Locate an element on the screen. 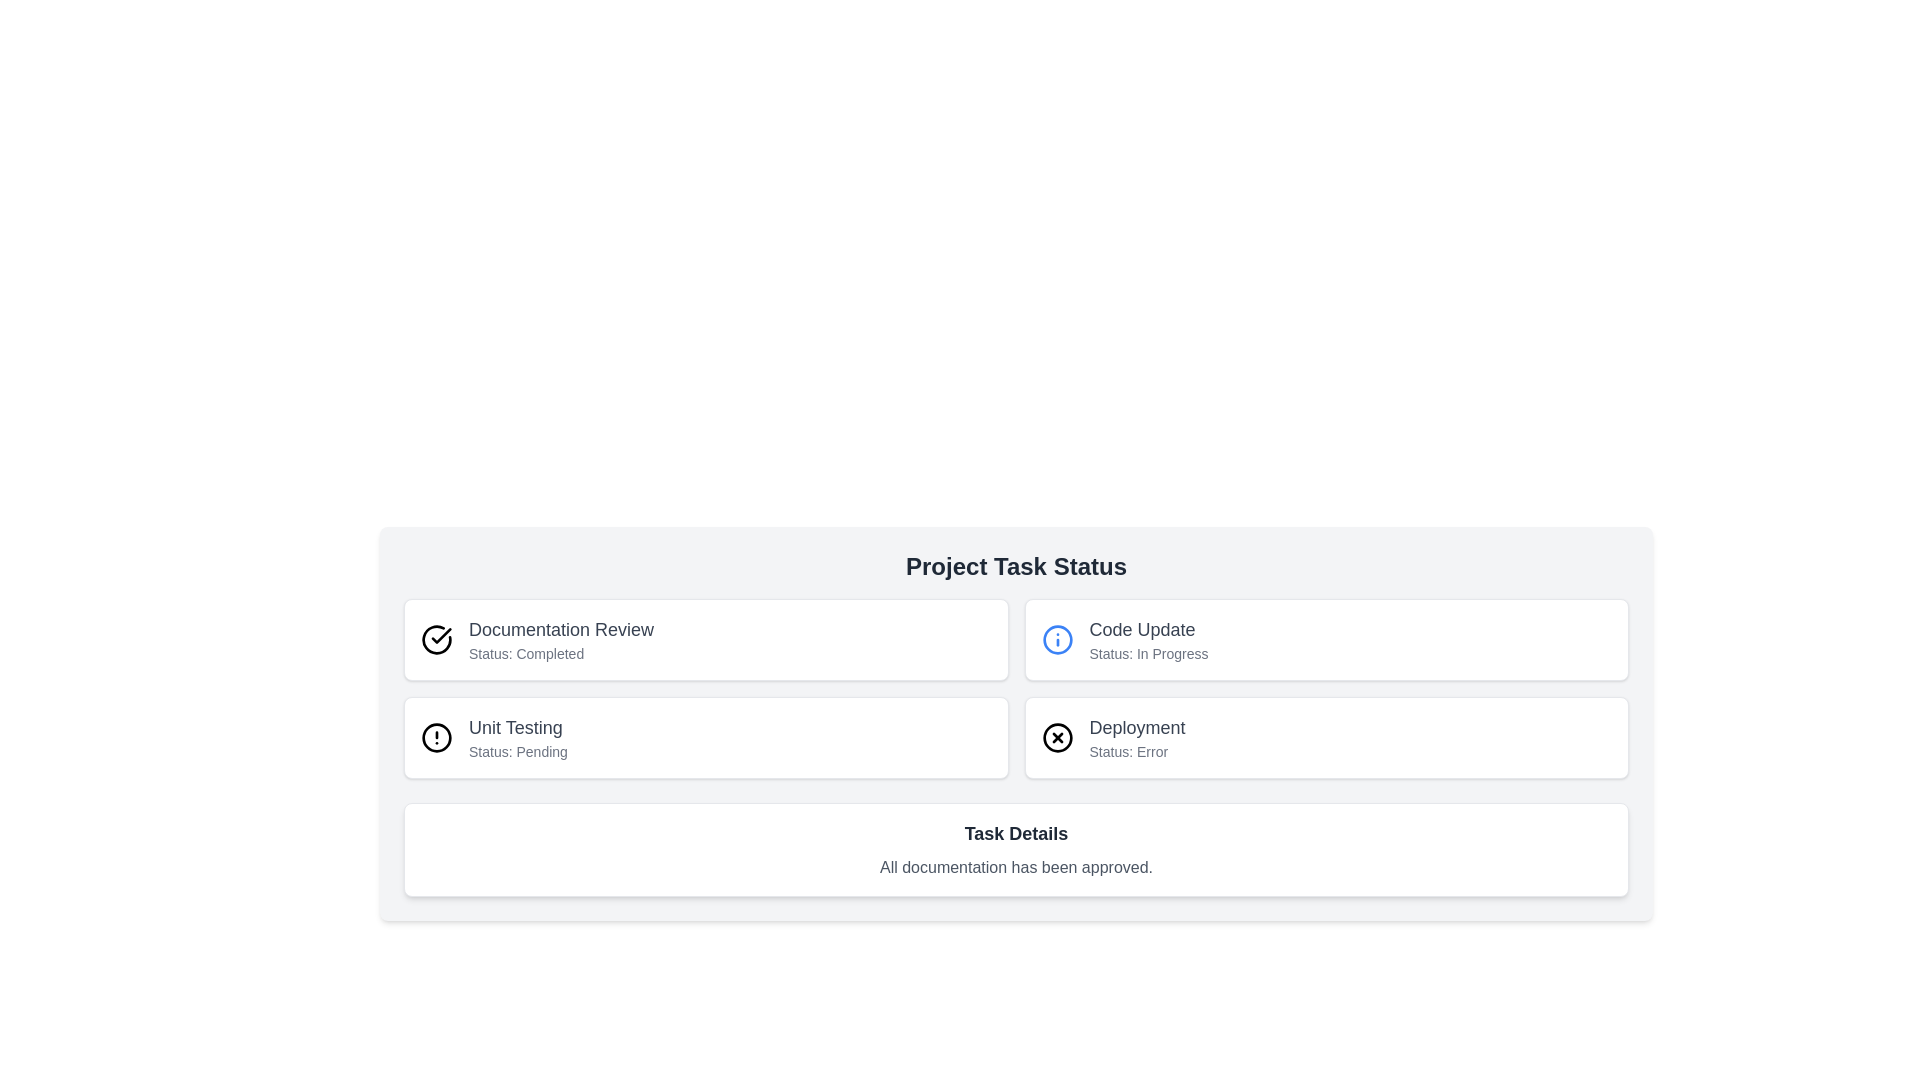 The height and width of the screenshot is (1080, 1920). the Text label that displays 'Unit Testing' and 'Status: Pending', located in the second row and first column of the grid layout is located at coordinates (518, 737).